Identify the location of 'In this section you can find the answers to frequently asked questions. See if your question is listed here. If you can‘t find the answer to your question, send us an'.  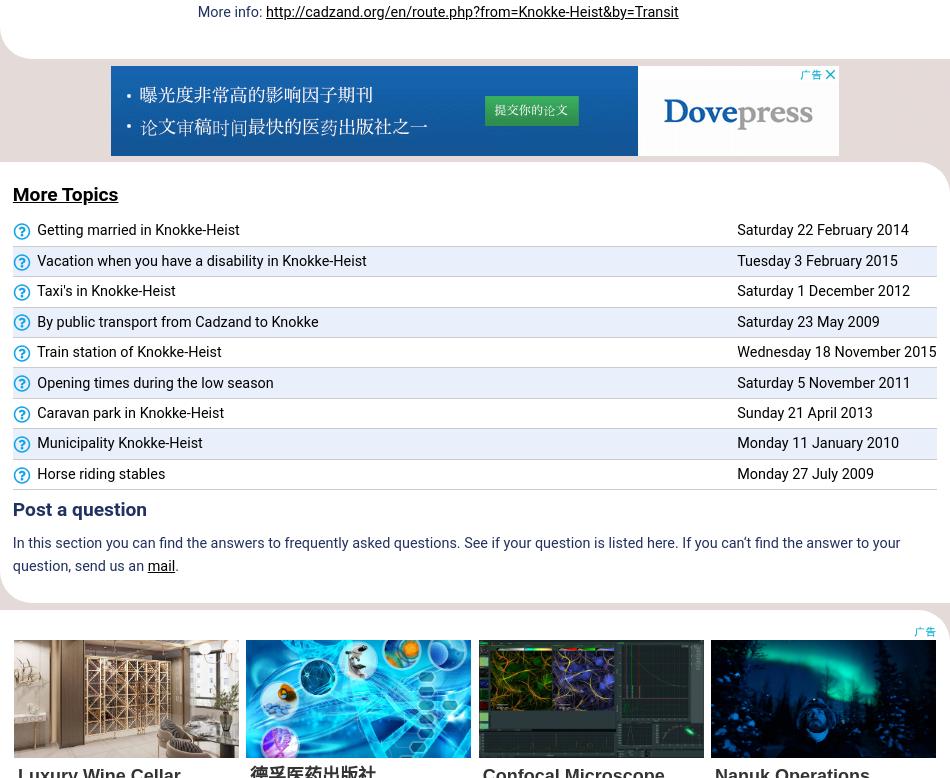
(455, 554).